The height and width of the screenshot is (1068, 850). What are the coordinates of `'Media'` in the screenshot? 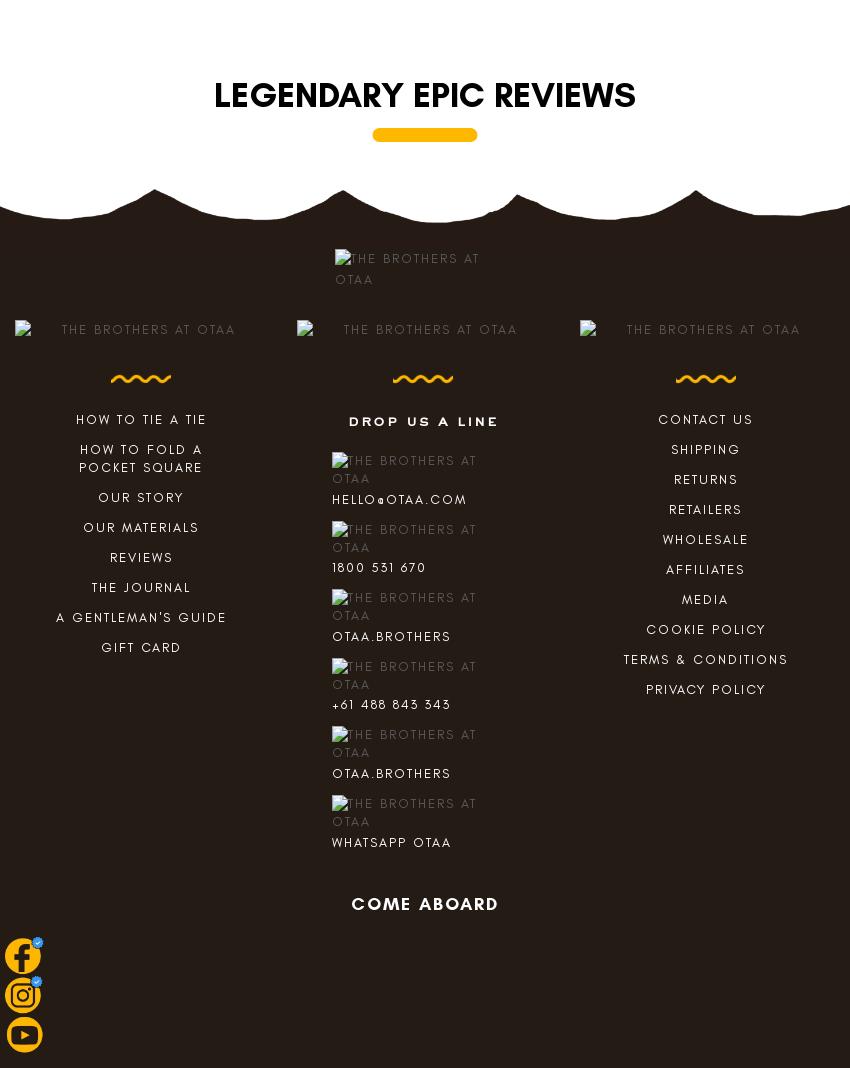 It's located at (704, 598).